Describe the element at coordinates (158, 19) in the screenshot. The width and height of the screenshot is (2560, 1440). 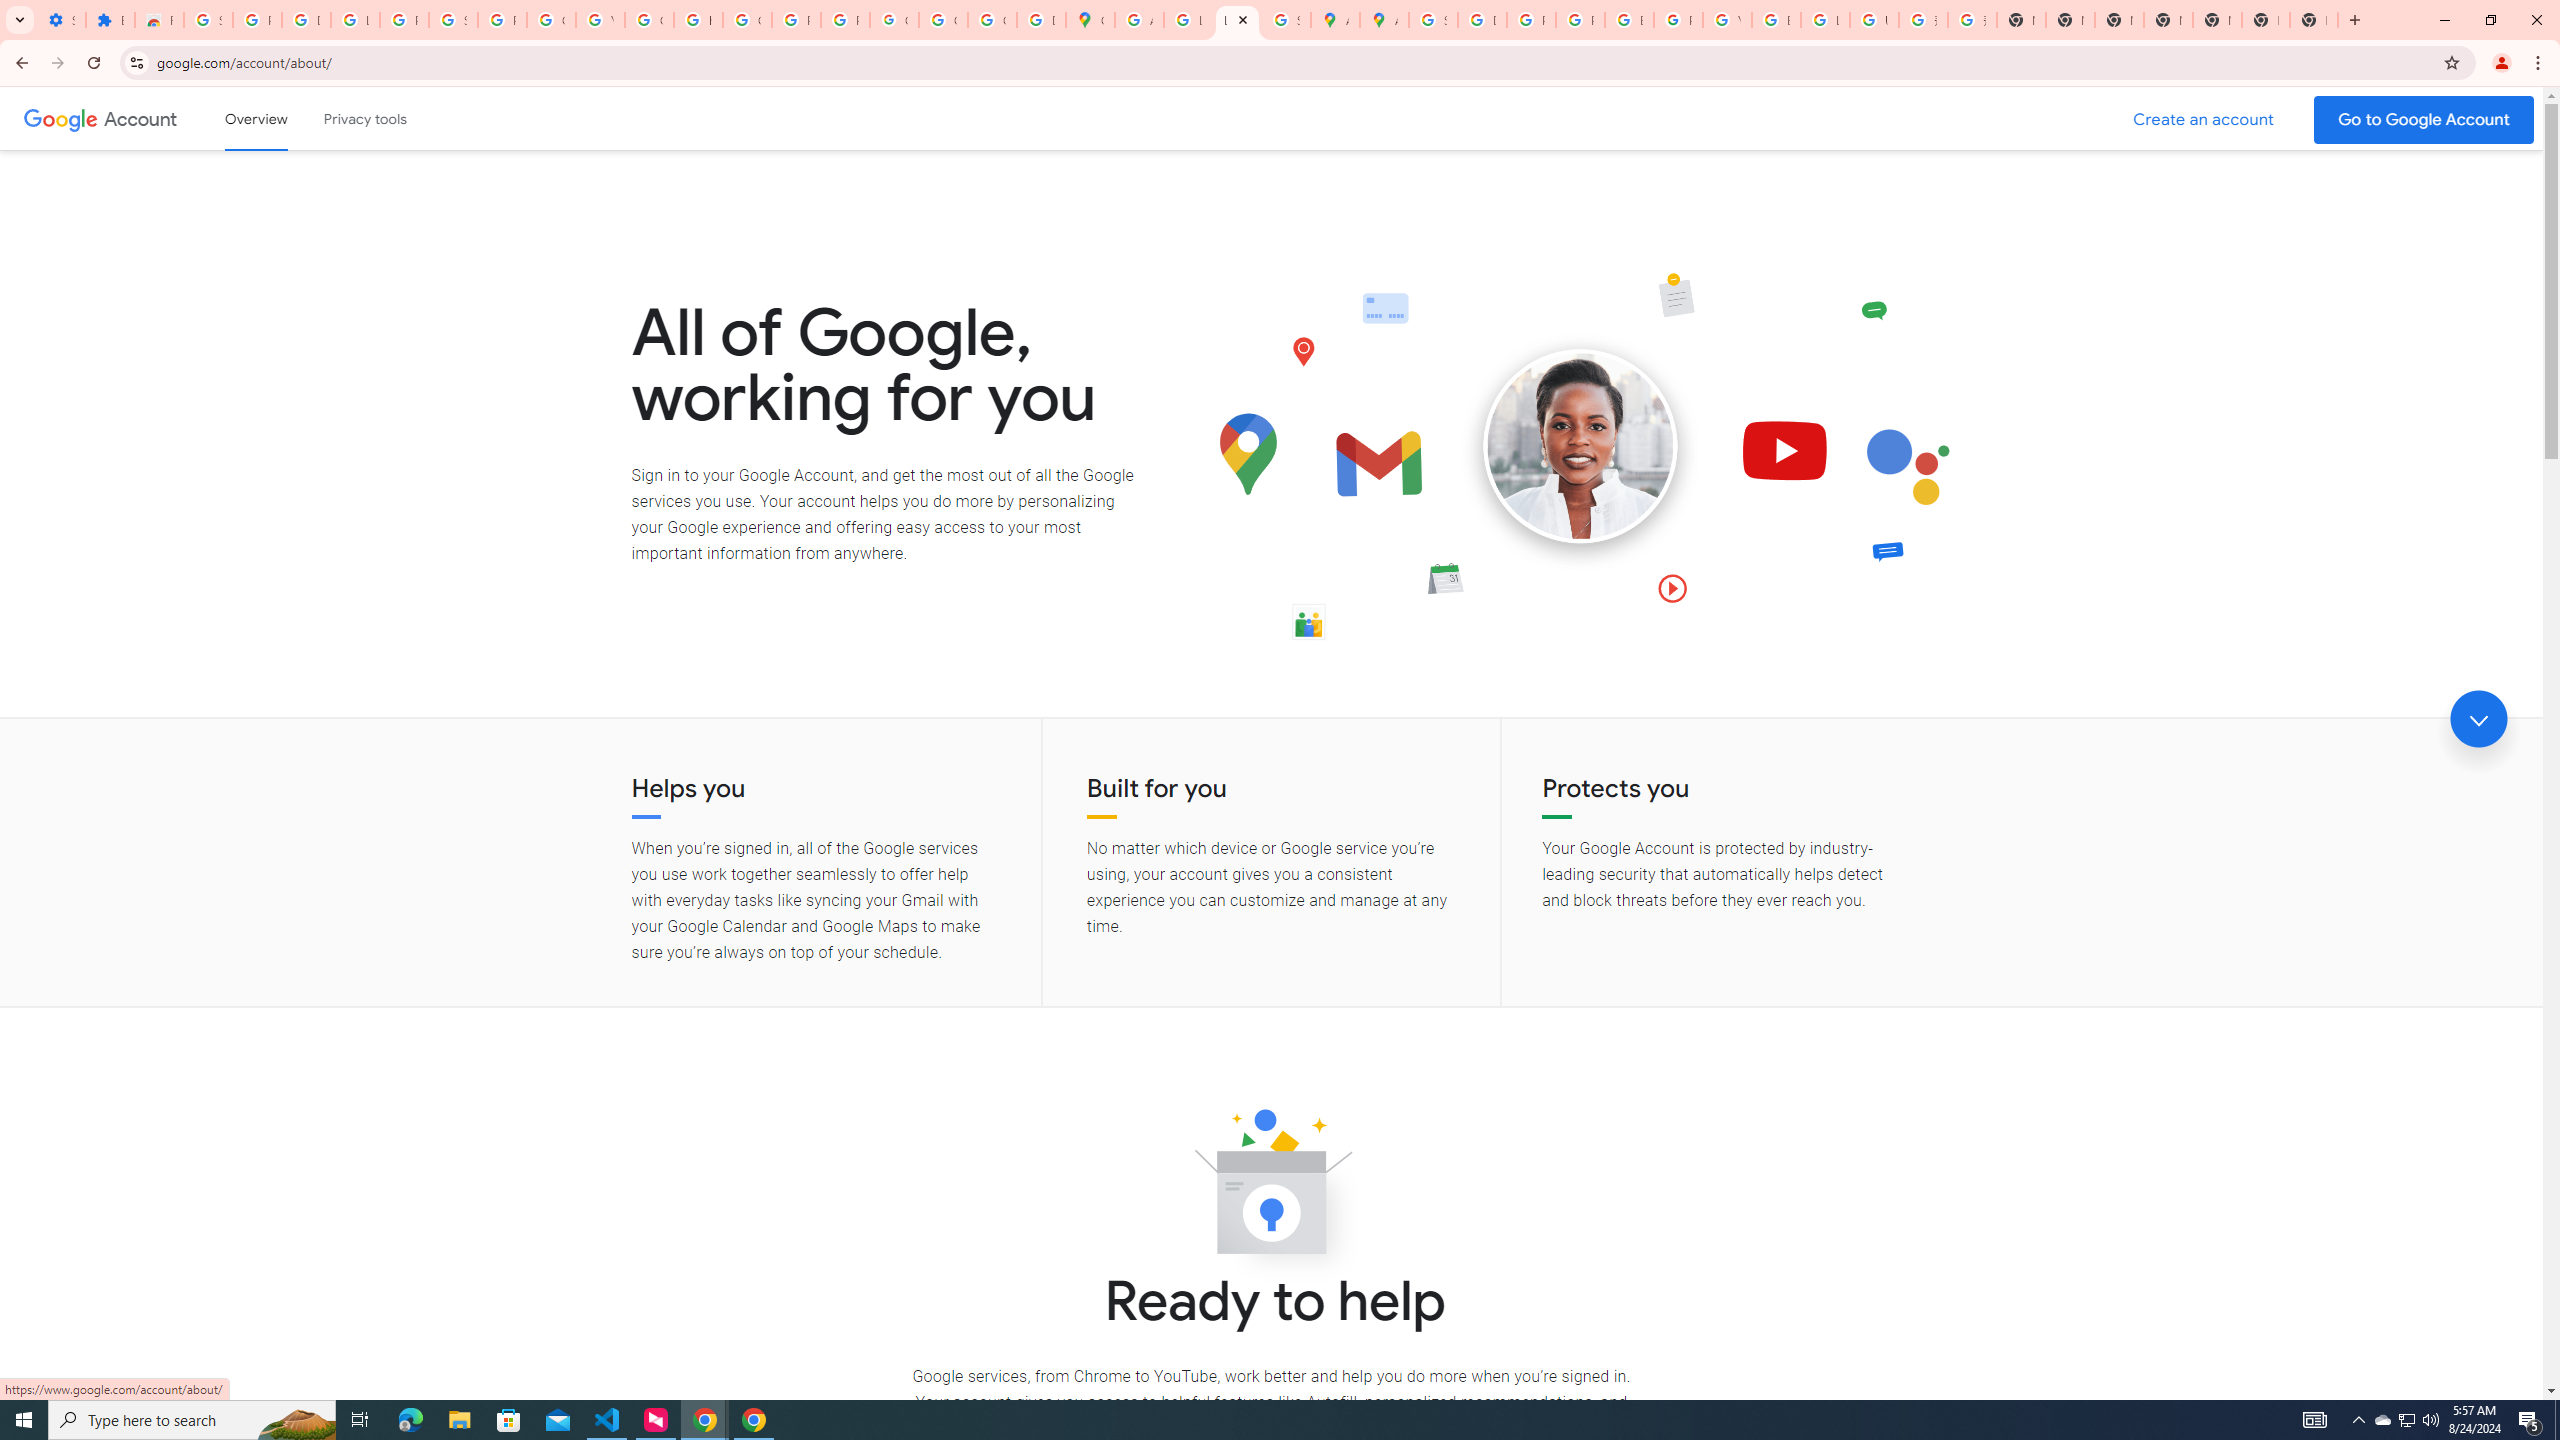
I see `'Reviews: Helix Fruit Jump Arcade Game'` at that location.